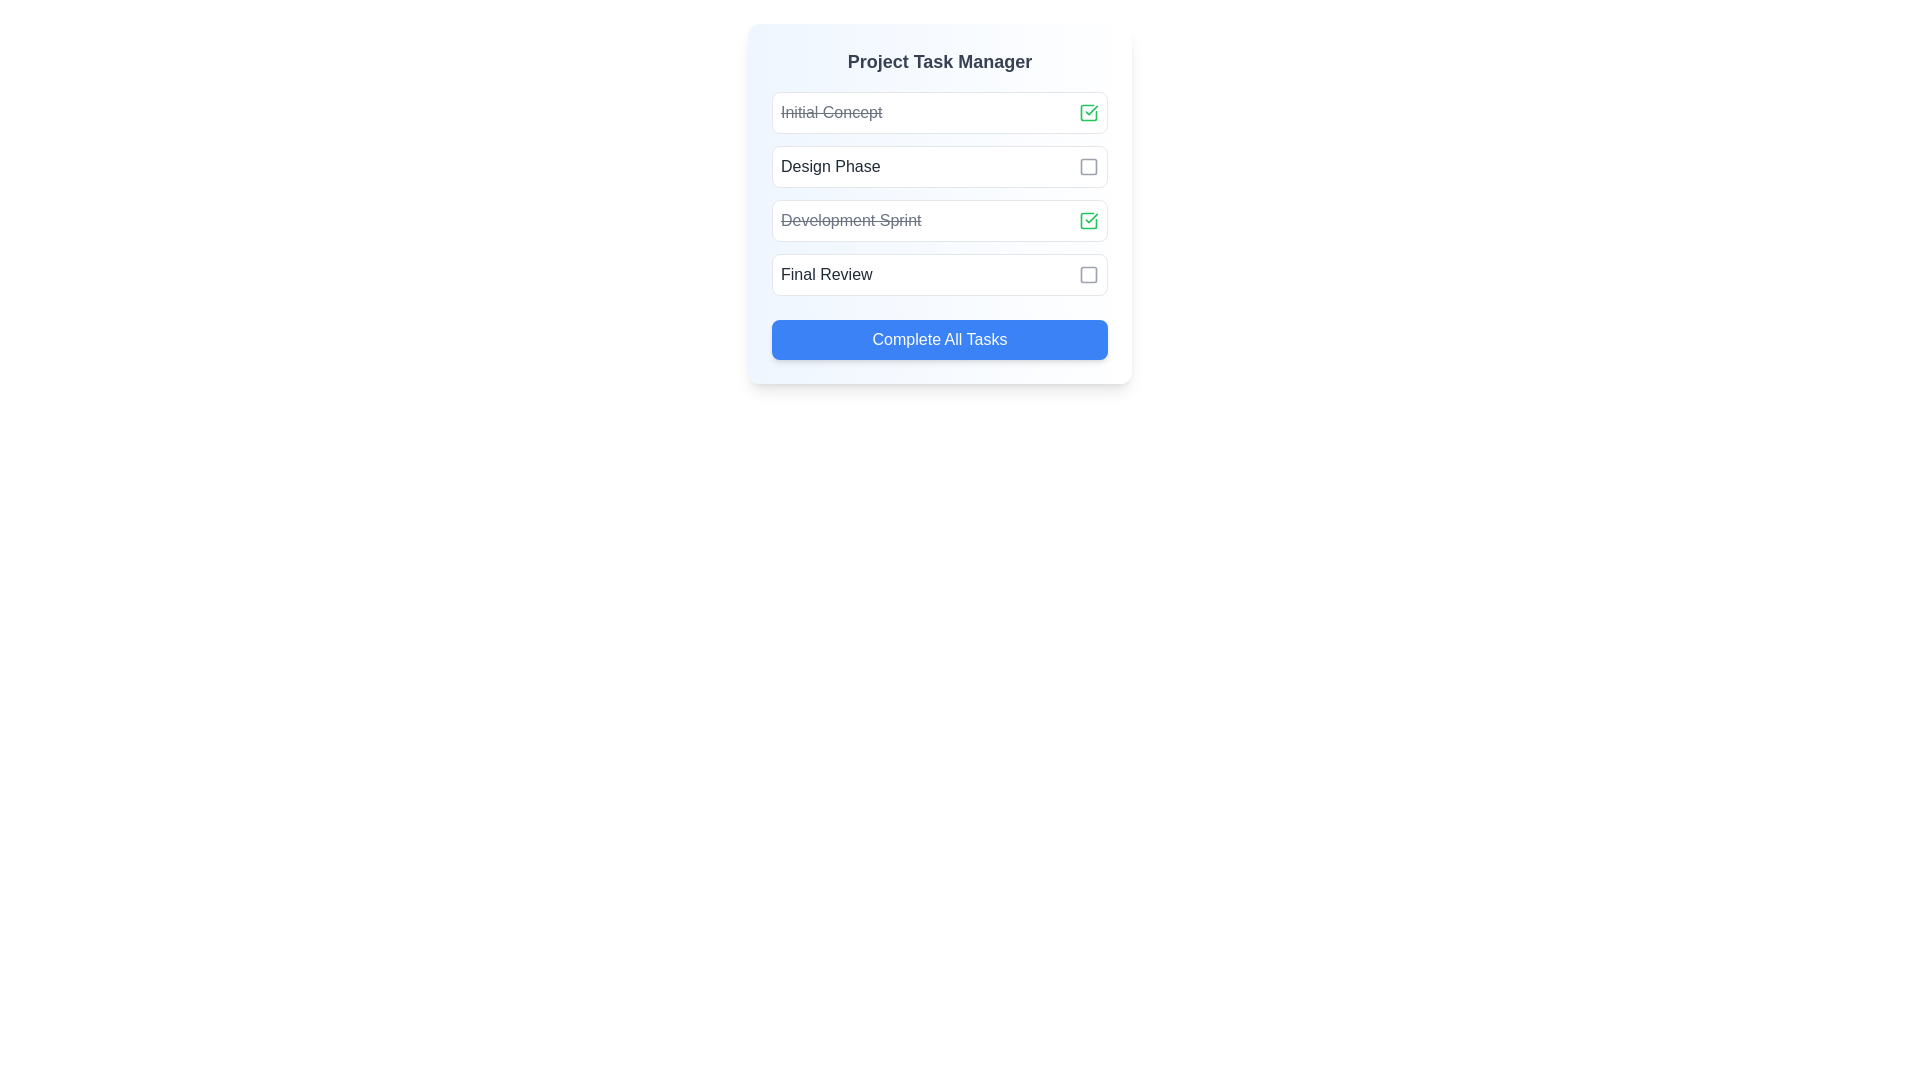  I want to click on the checkbox indicating the 'Design Phase' task to check its status, so click(1088, 165).